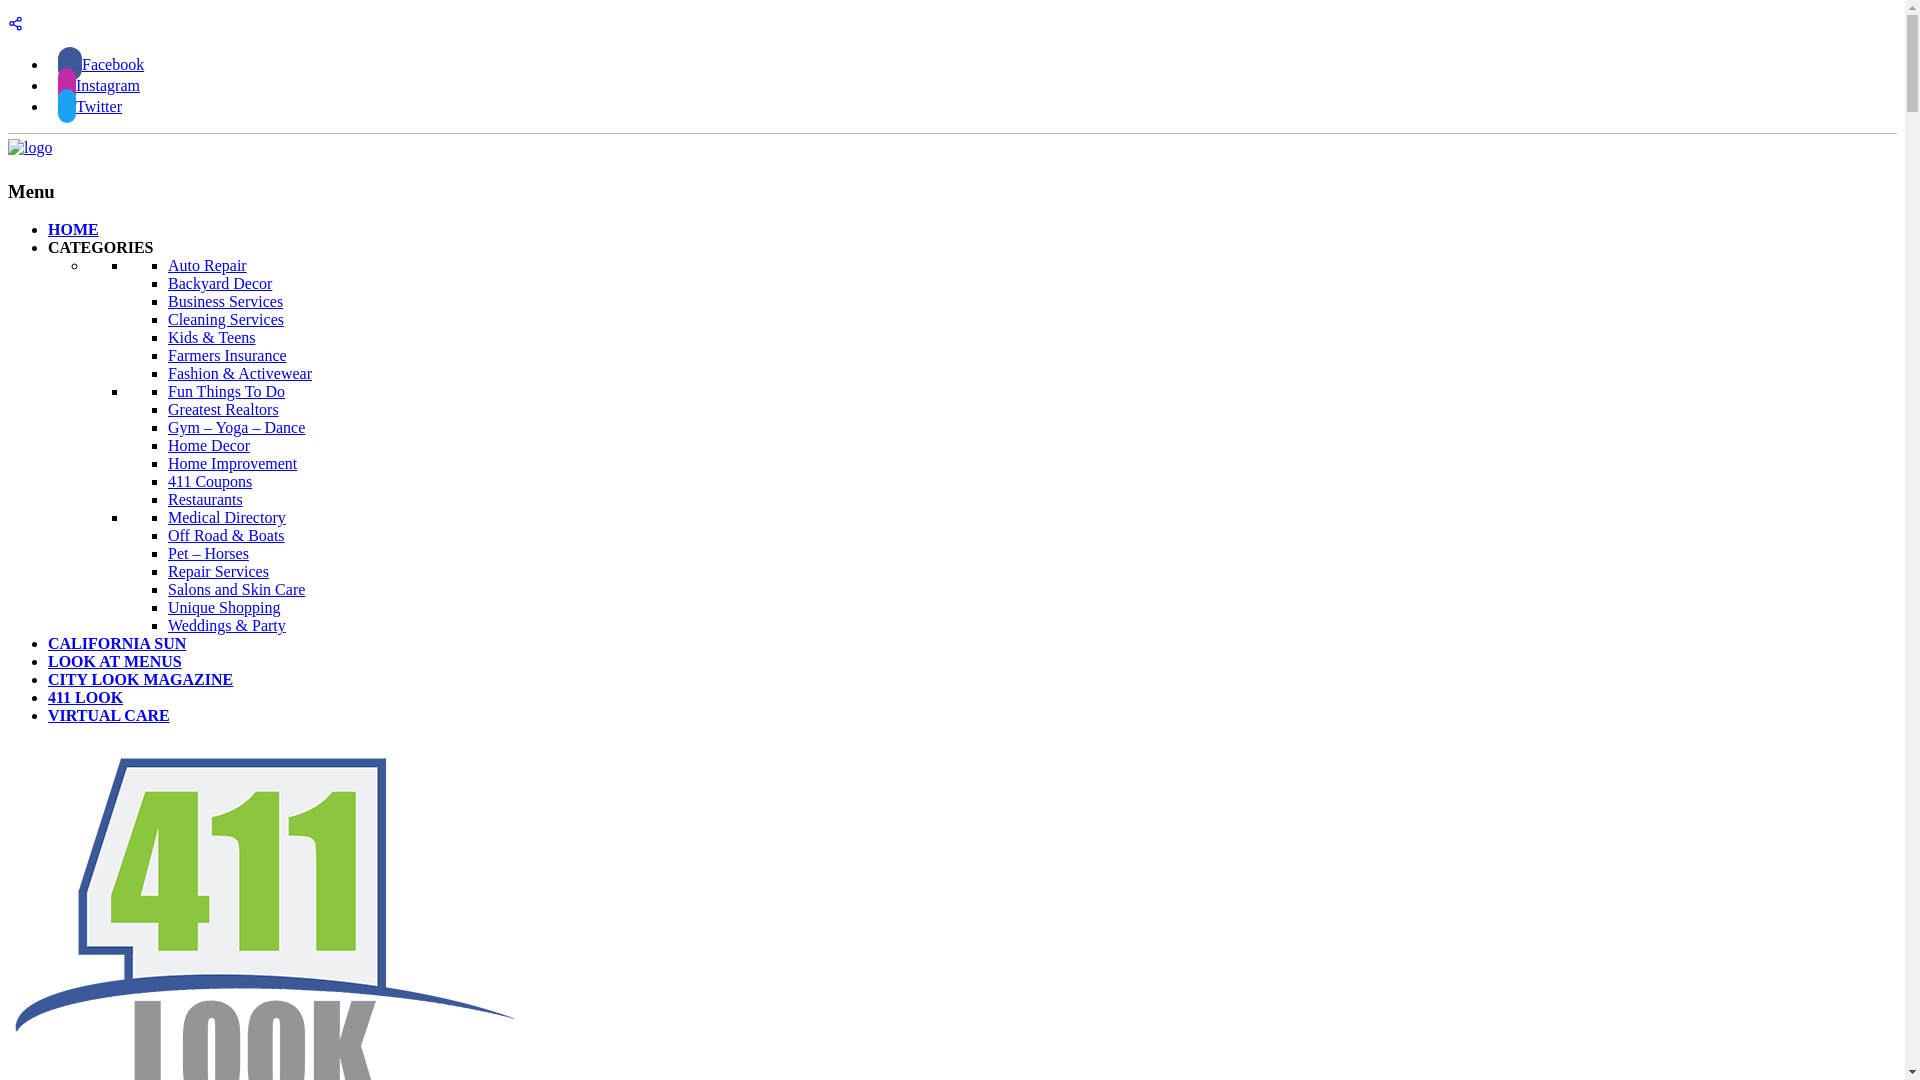 The width and height of the screenshot is (1920, 1080). I want to click on 'Auto Repair', so click(207, 264).